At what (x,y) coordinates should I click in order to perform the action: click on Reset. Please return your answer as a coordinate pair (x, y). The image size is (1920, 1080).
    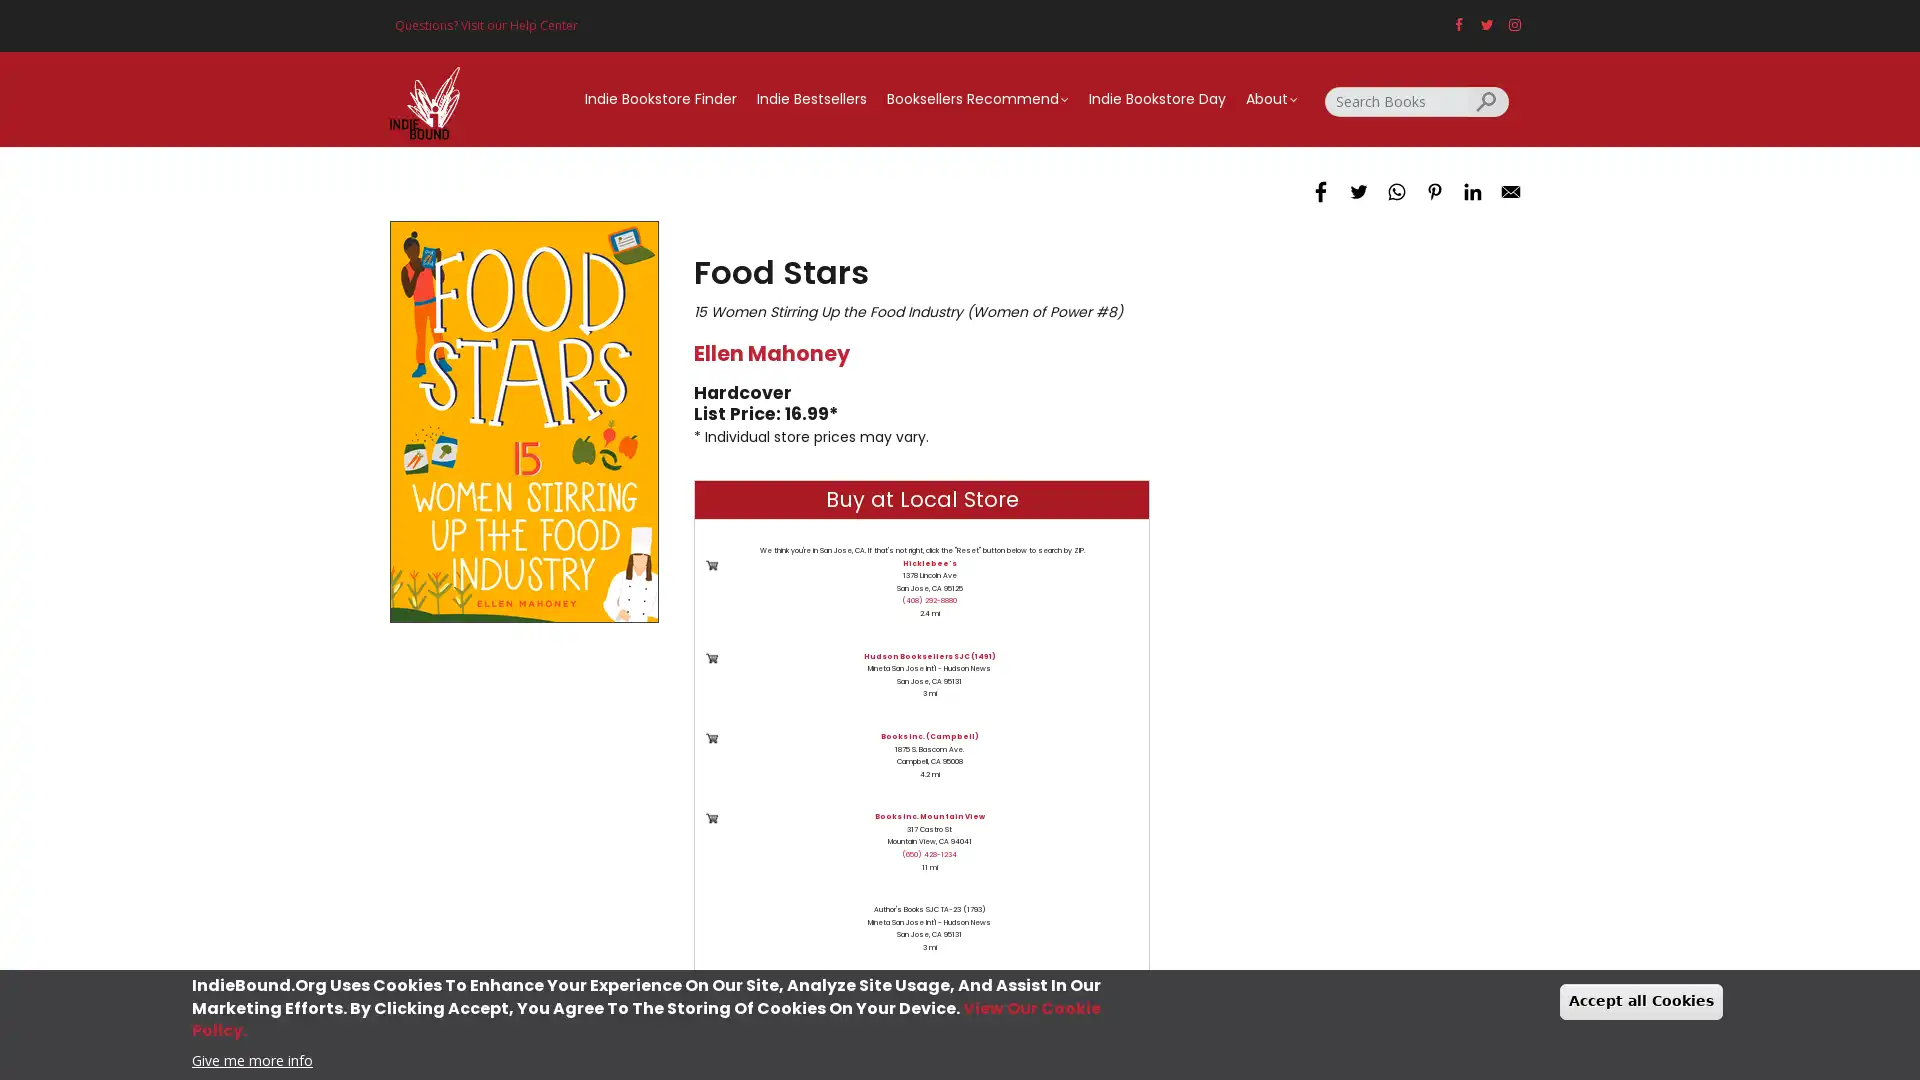
    Looking at the image, I should click on (853, 1009).